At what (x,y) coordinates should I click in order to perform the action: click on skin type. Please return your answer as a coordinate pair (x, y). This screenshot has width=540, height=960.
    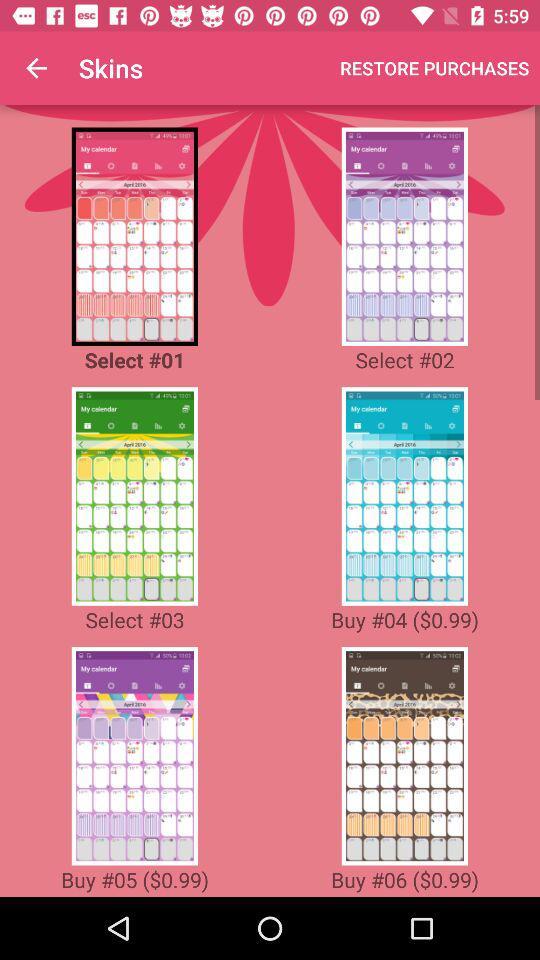
    Looking at the image, I should click on (404, 755).